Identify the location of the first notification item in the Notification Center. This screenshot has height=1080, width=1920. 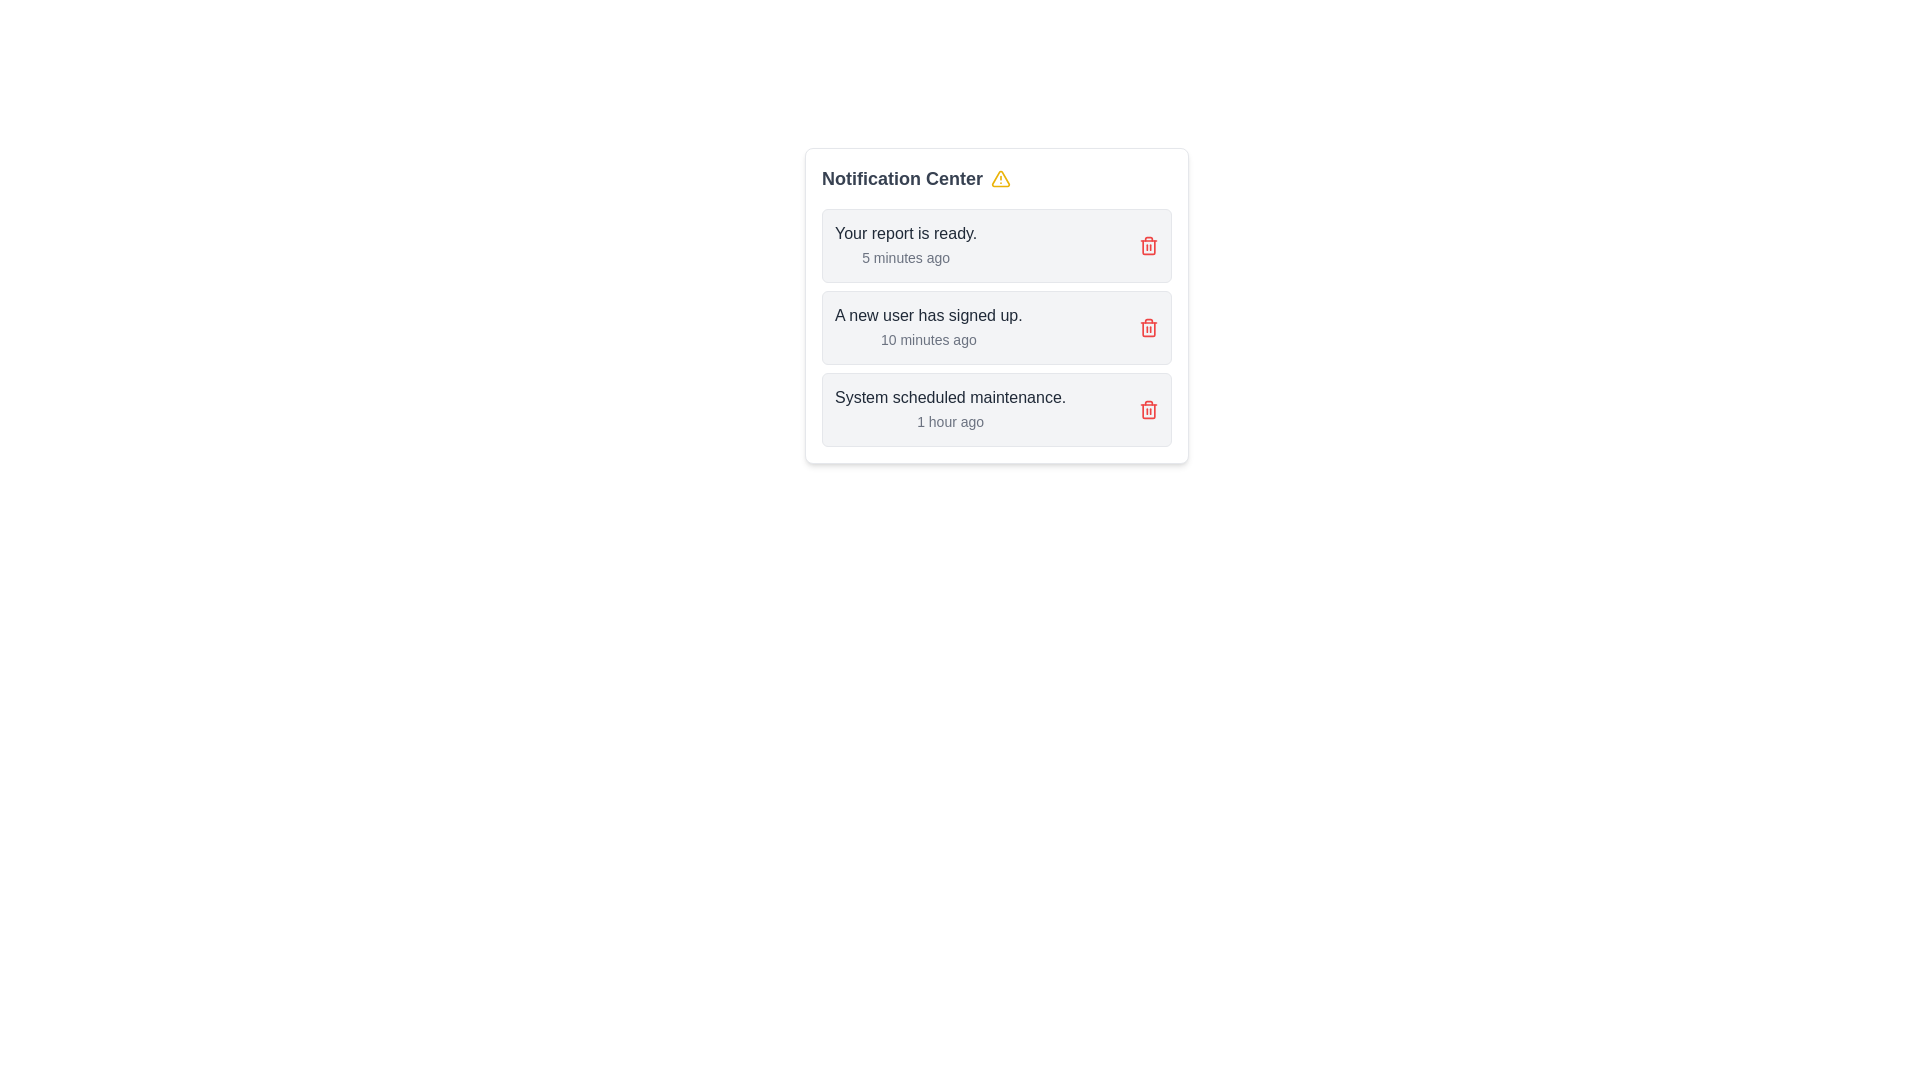
(905, 245).